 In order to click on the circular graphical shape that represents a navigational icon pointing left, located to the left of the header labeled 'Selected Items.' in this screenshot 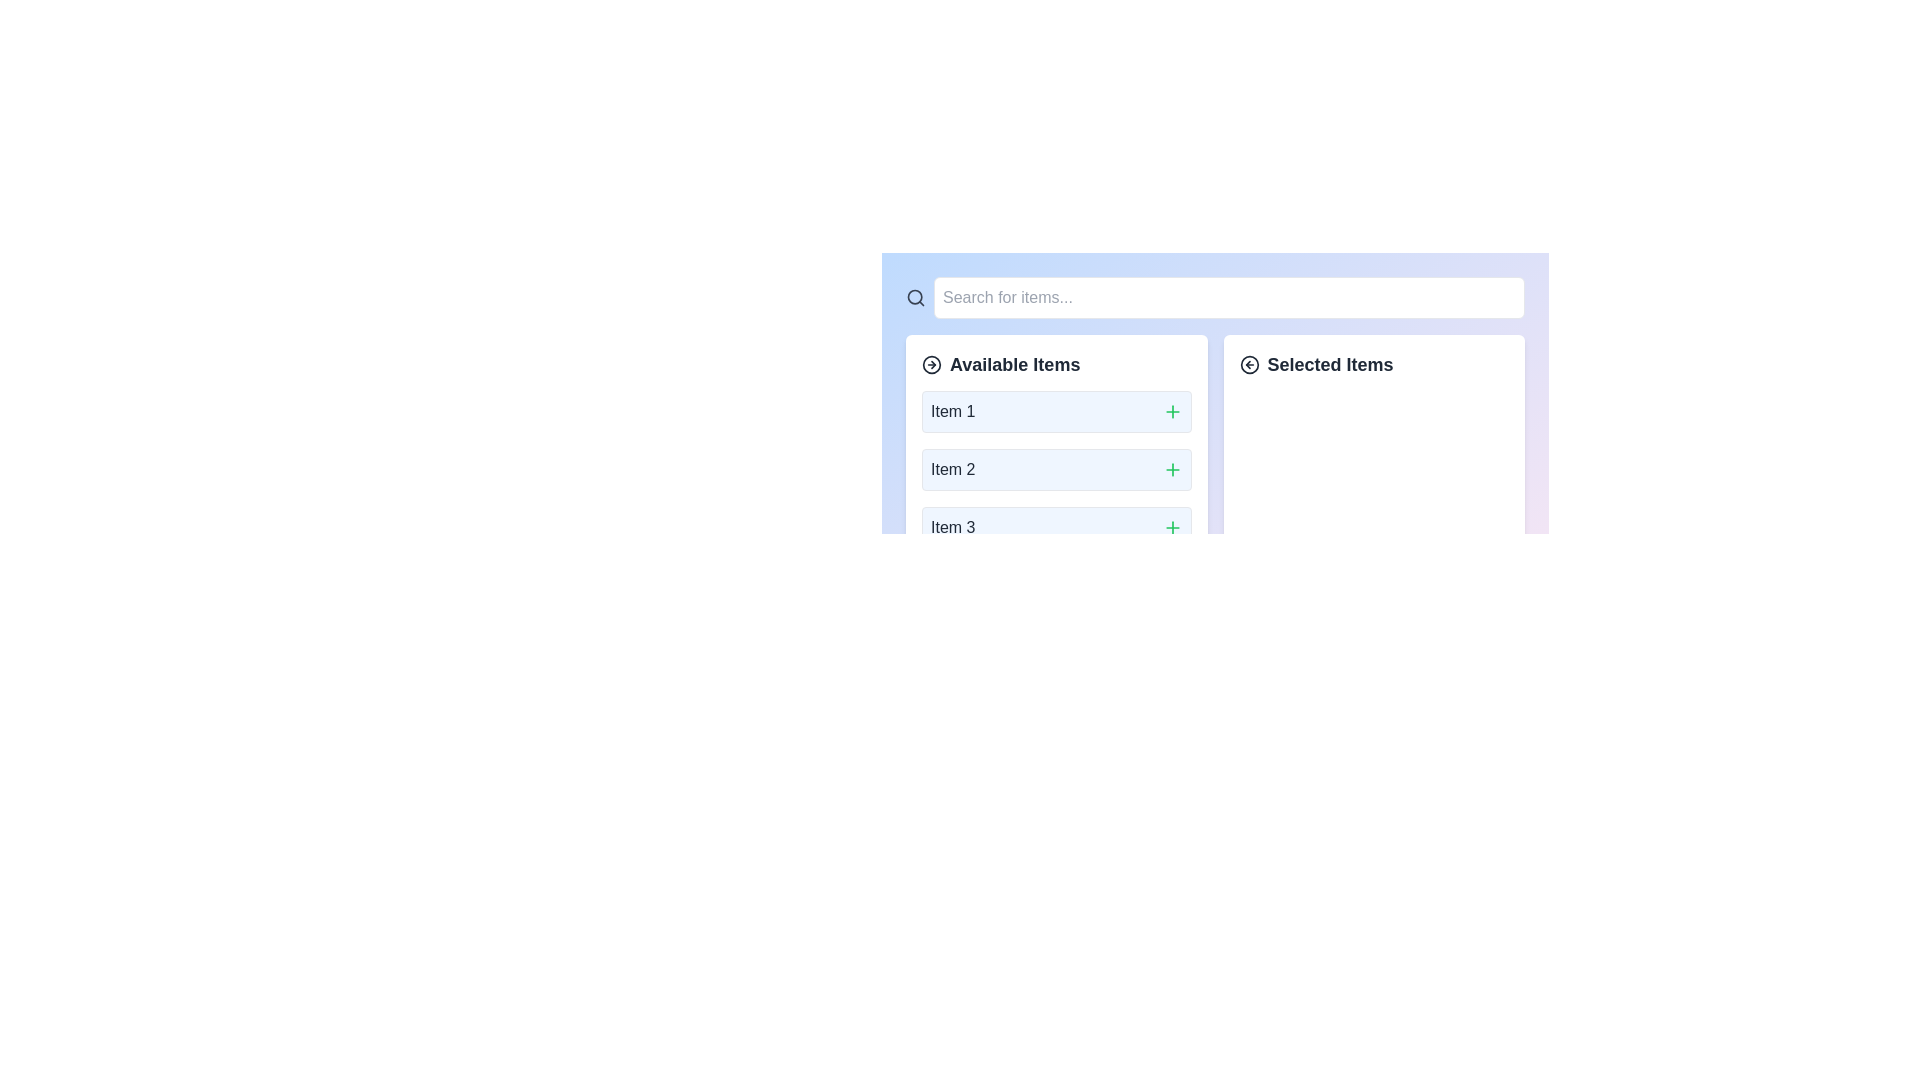, I will do `click(1248, 365)`.